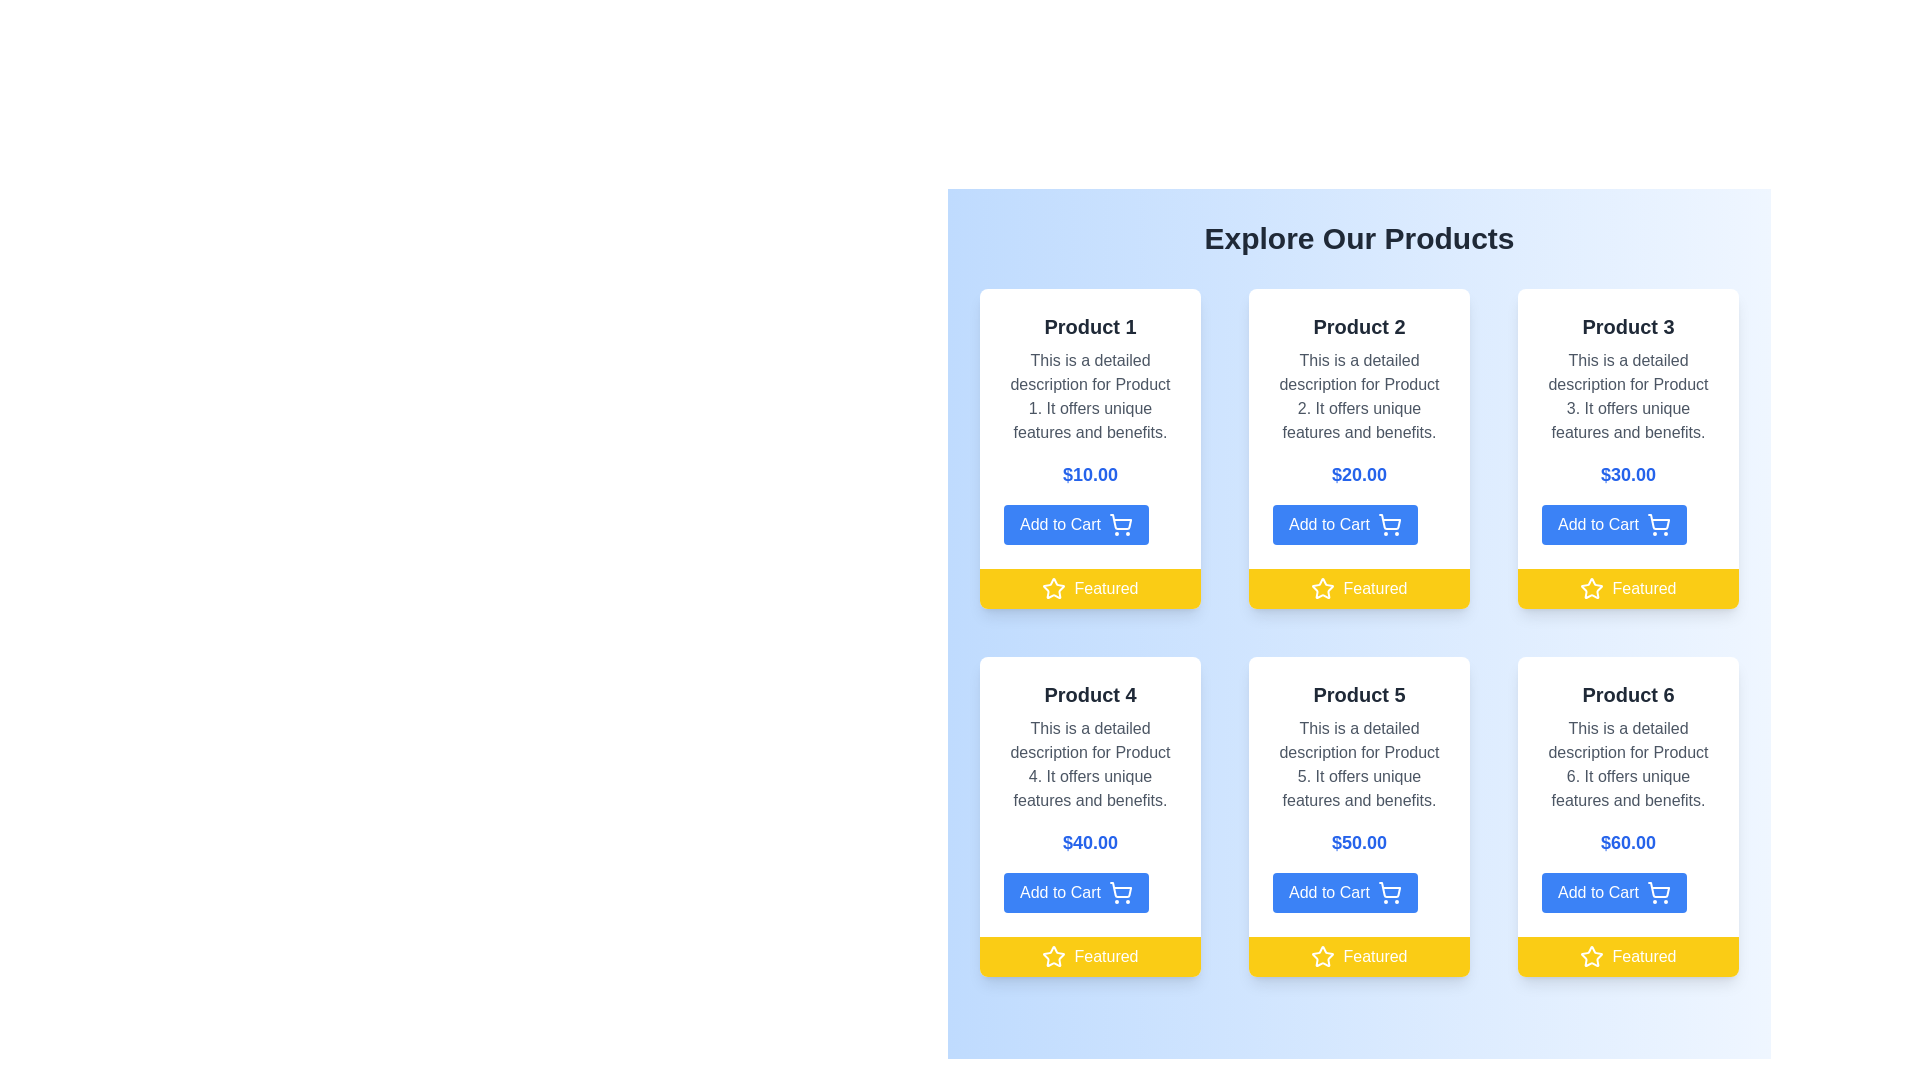 The width and height of the screenshot is (1920, 1080). Describe the element at coordinates (1628, 326) in the screenshot. I see `text label displaying 'Product 3', which is styled in bold and larger font, positioned at the top of the product card` at that location.